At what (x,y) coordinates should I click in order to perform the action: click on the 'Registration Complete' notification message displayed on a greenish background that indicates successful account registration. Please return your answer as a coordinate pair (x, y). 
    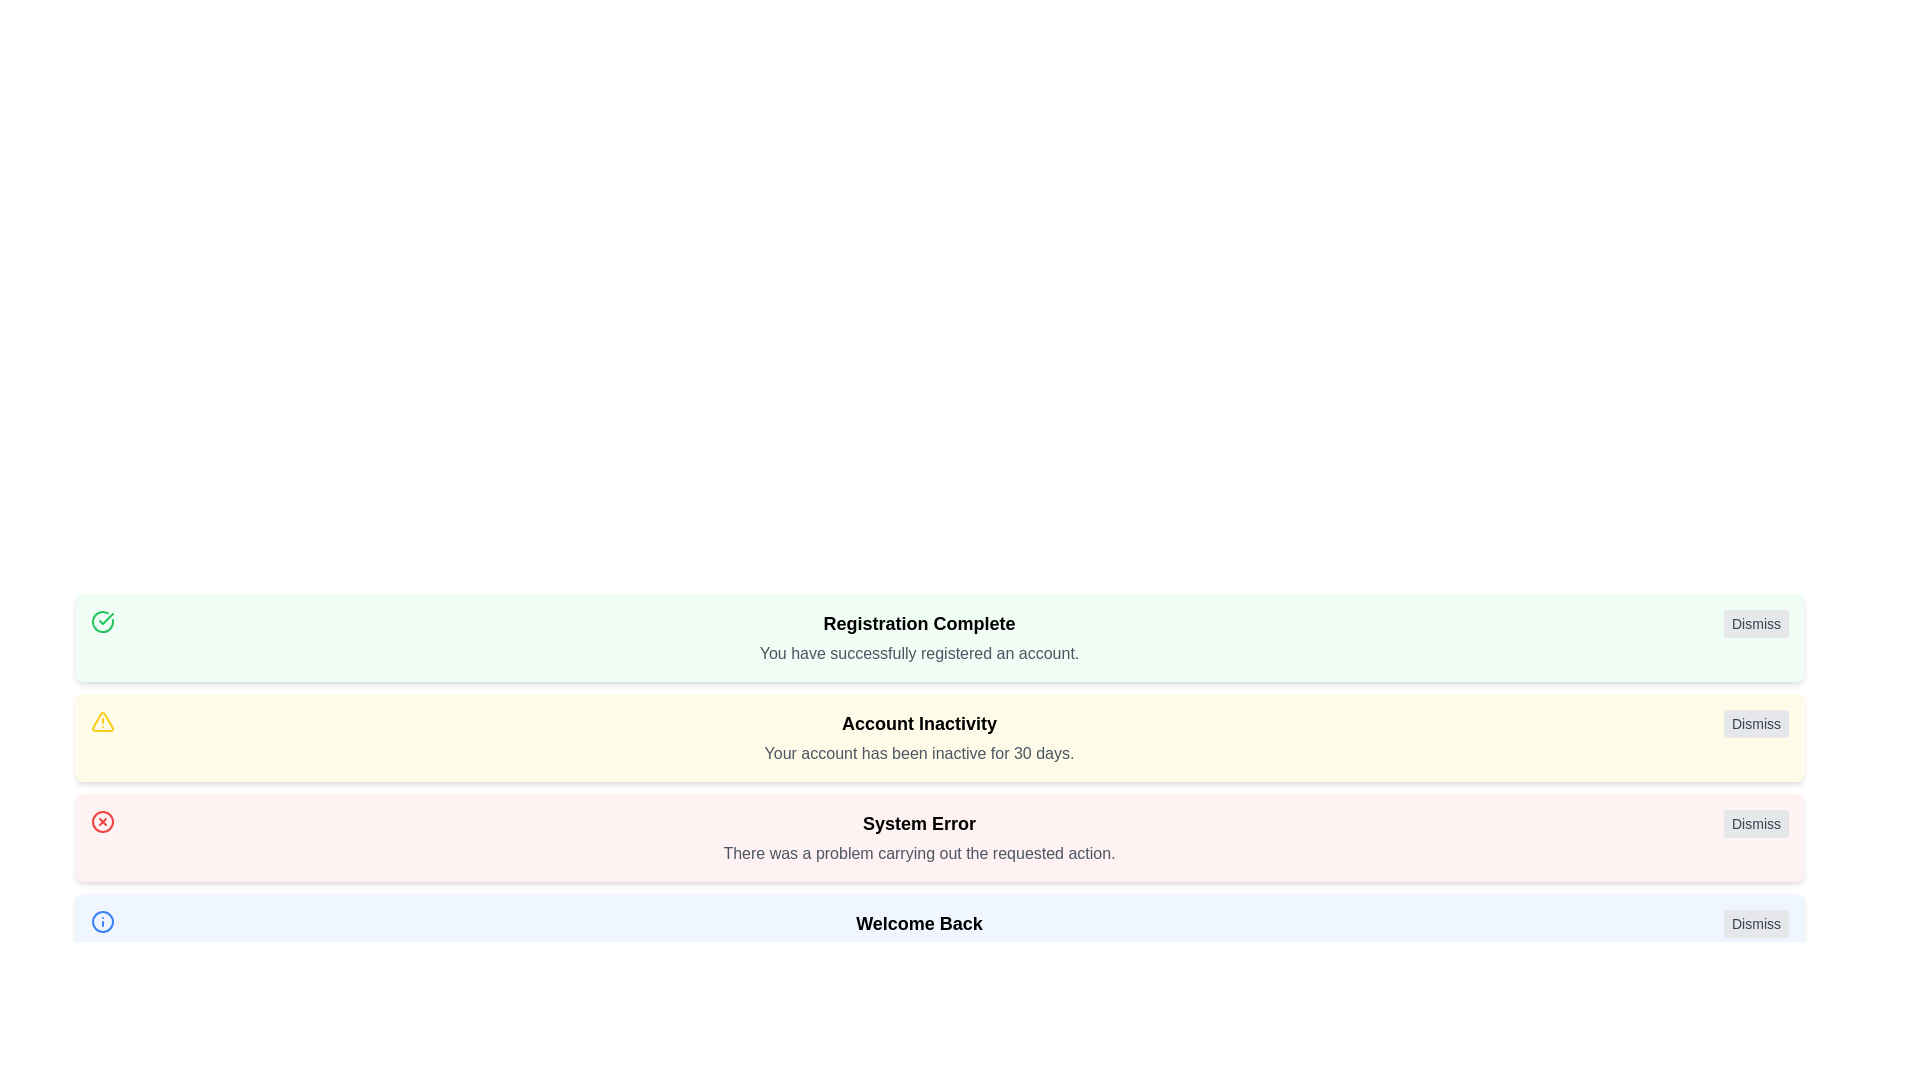
    Looking at the image, I should click on (918, 637).